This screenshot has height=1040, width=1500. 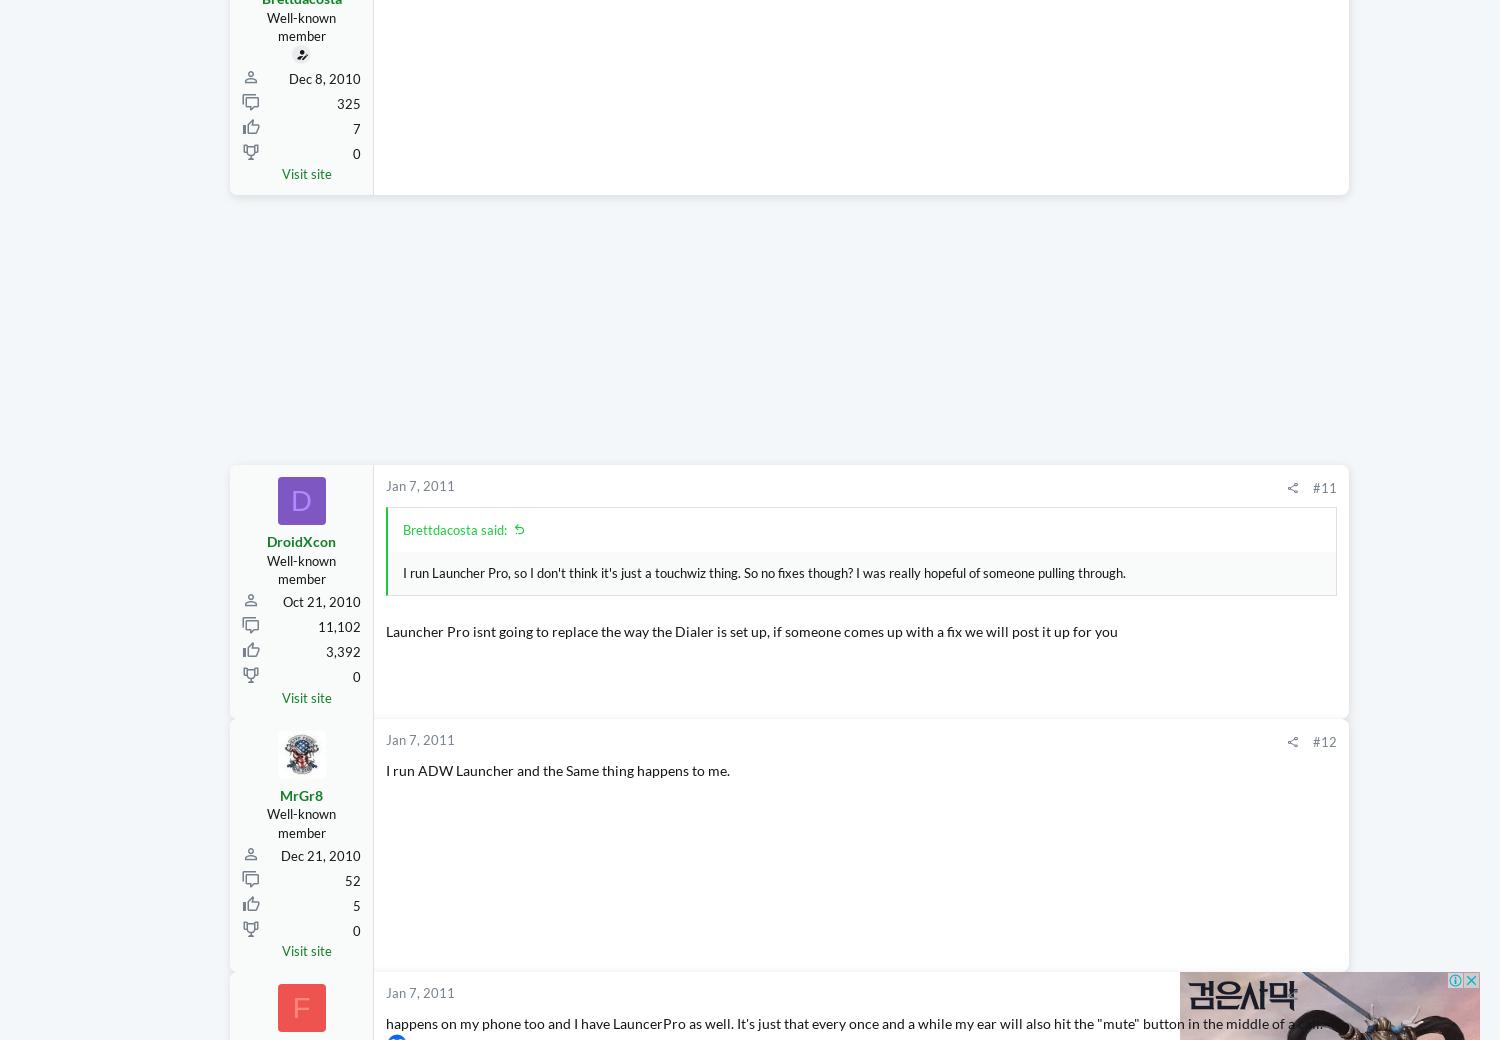 What do you see at coordinates (751, 668) in the screenshot?
I see `'Launcher Pro isnt going to replace the way the Dialer is set up, if someone comes up with a fix we will post it up for you'` at bounding box center [751, 668].